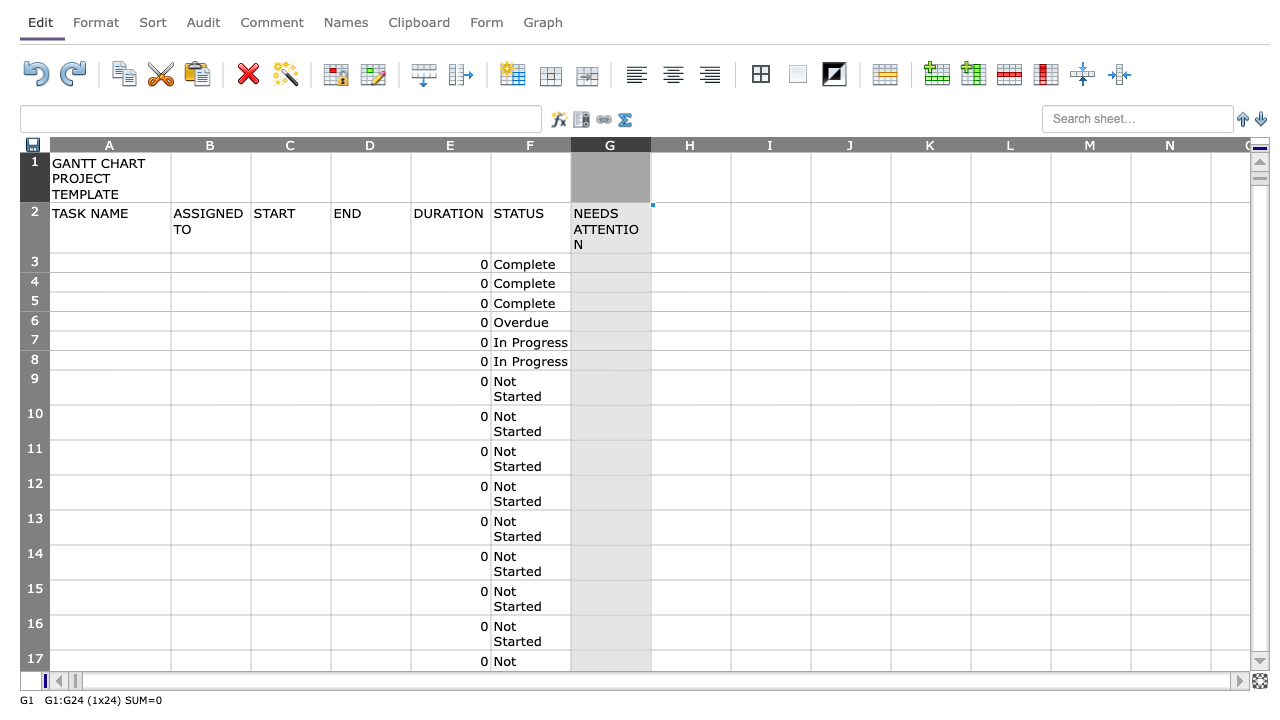  I want to click on the resize handle of column H, so click(730, 143).